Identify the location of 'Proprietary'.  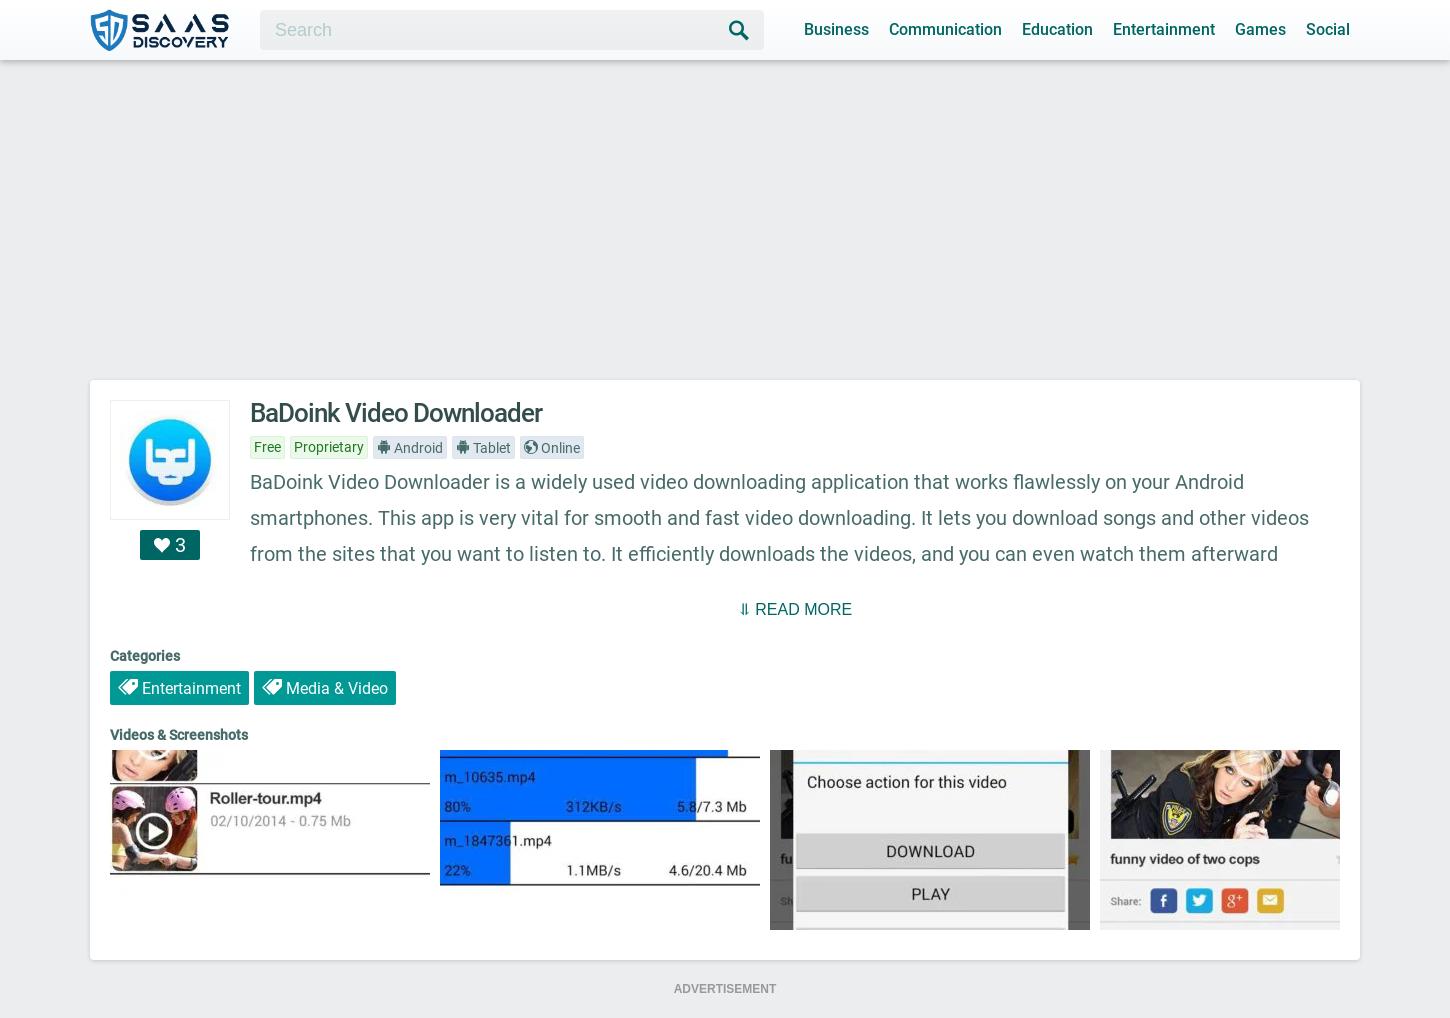
(329, 446).